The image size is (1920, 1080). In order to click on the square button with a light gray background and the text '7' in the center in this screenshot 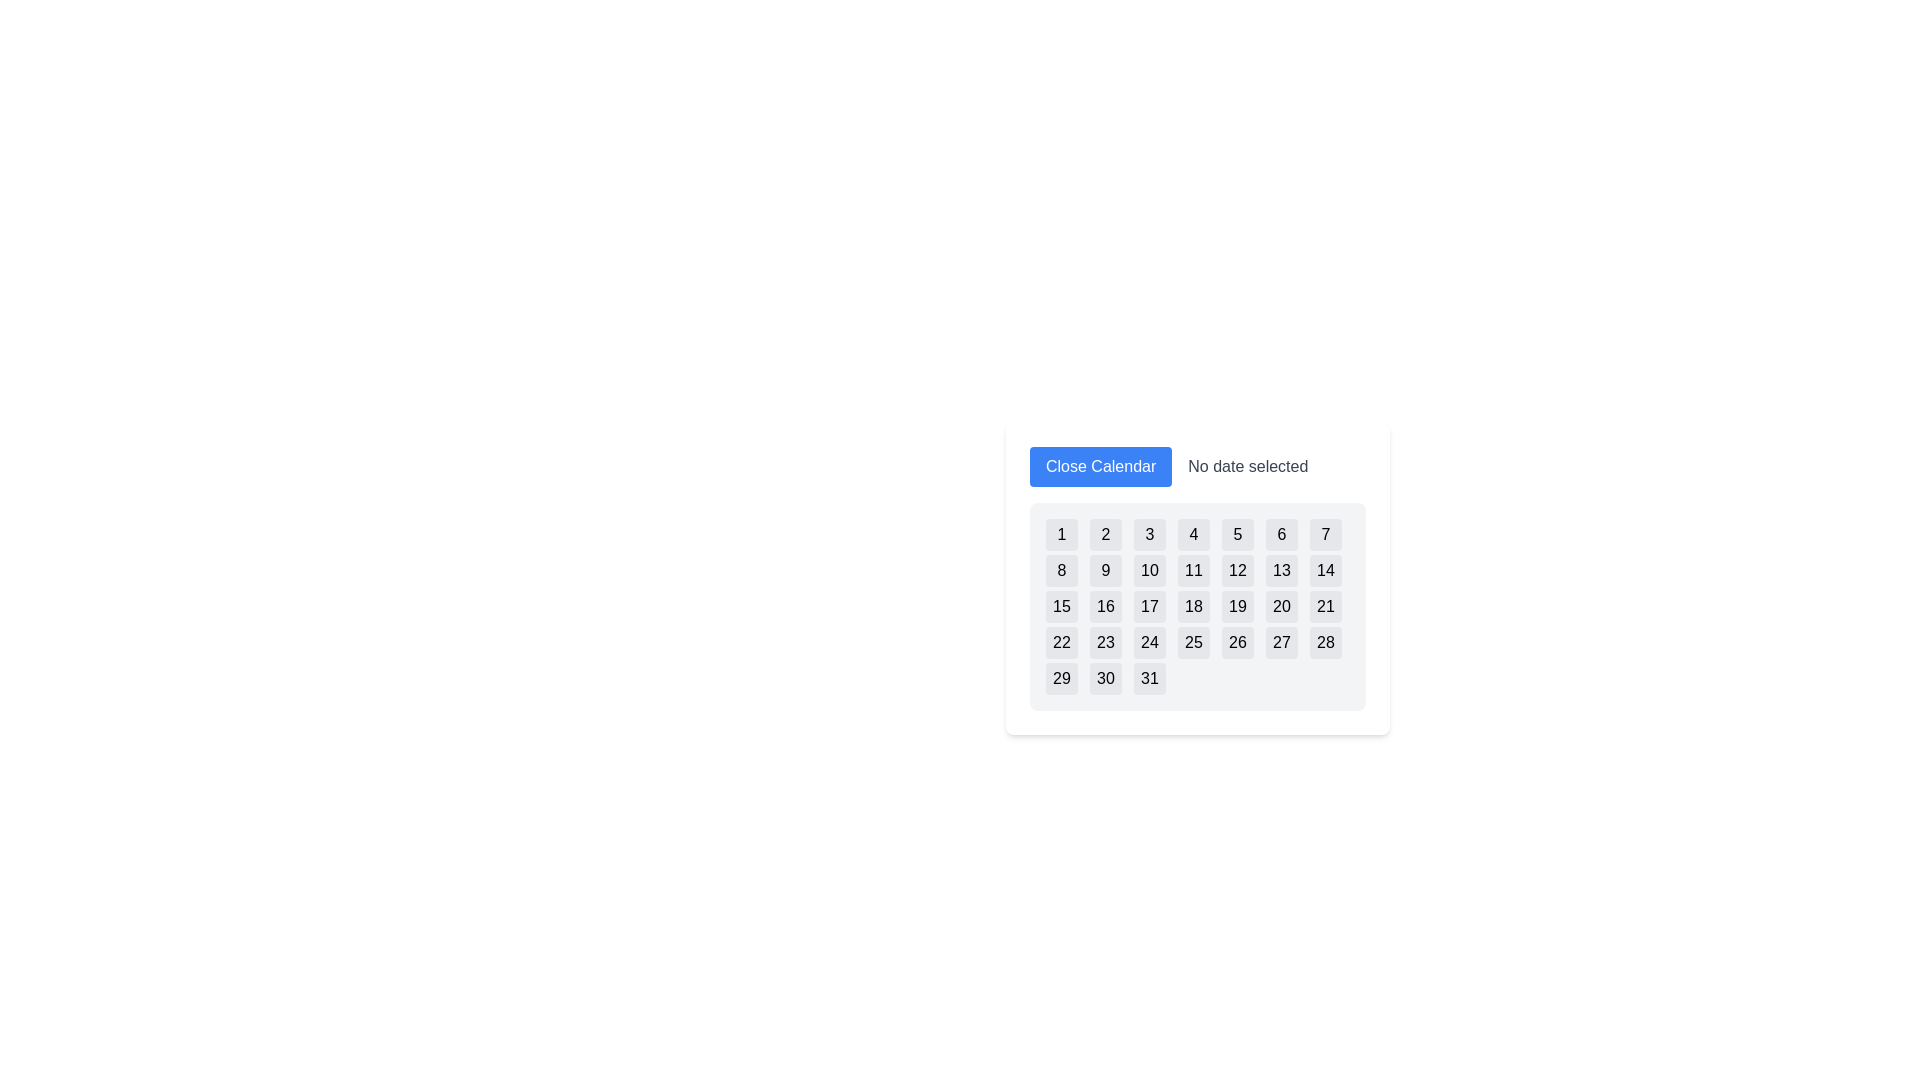, I will do `click(1325, 534)`.